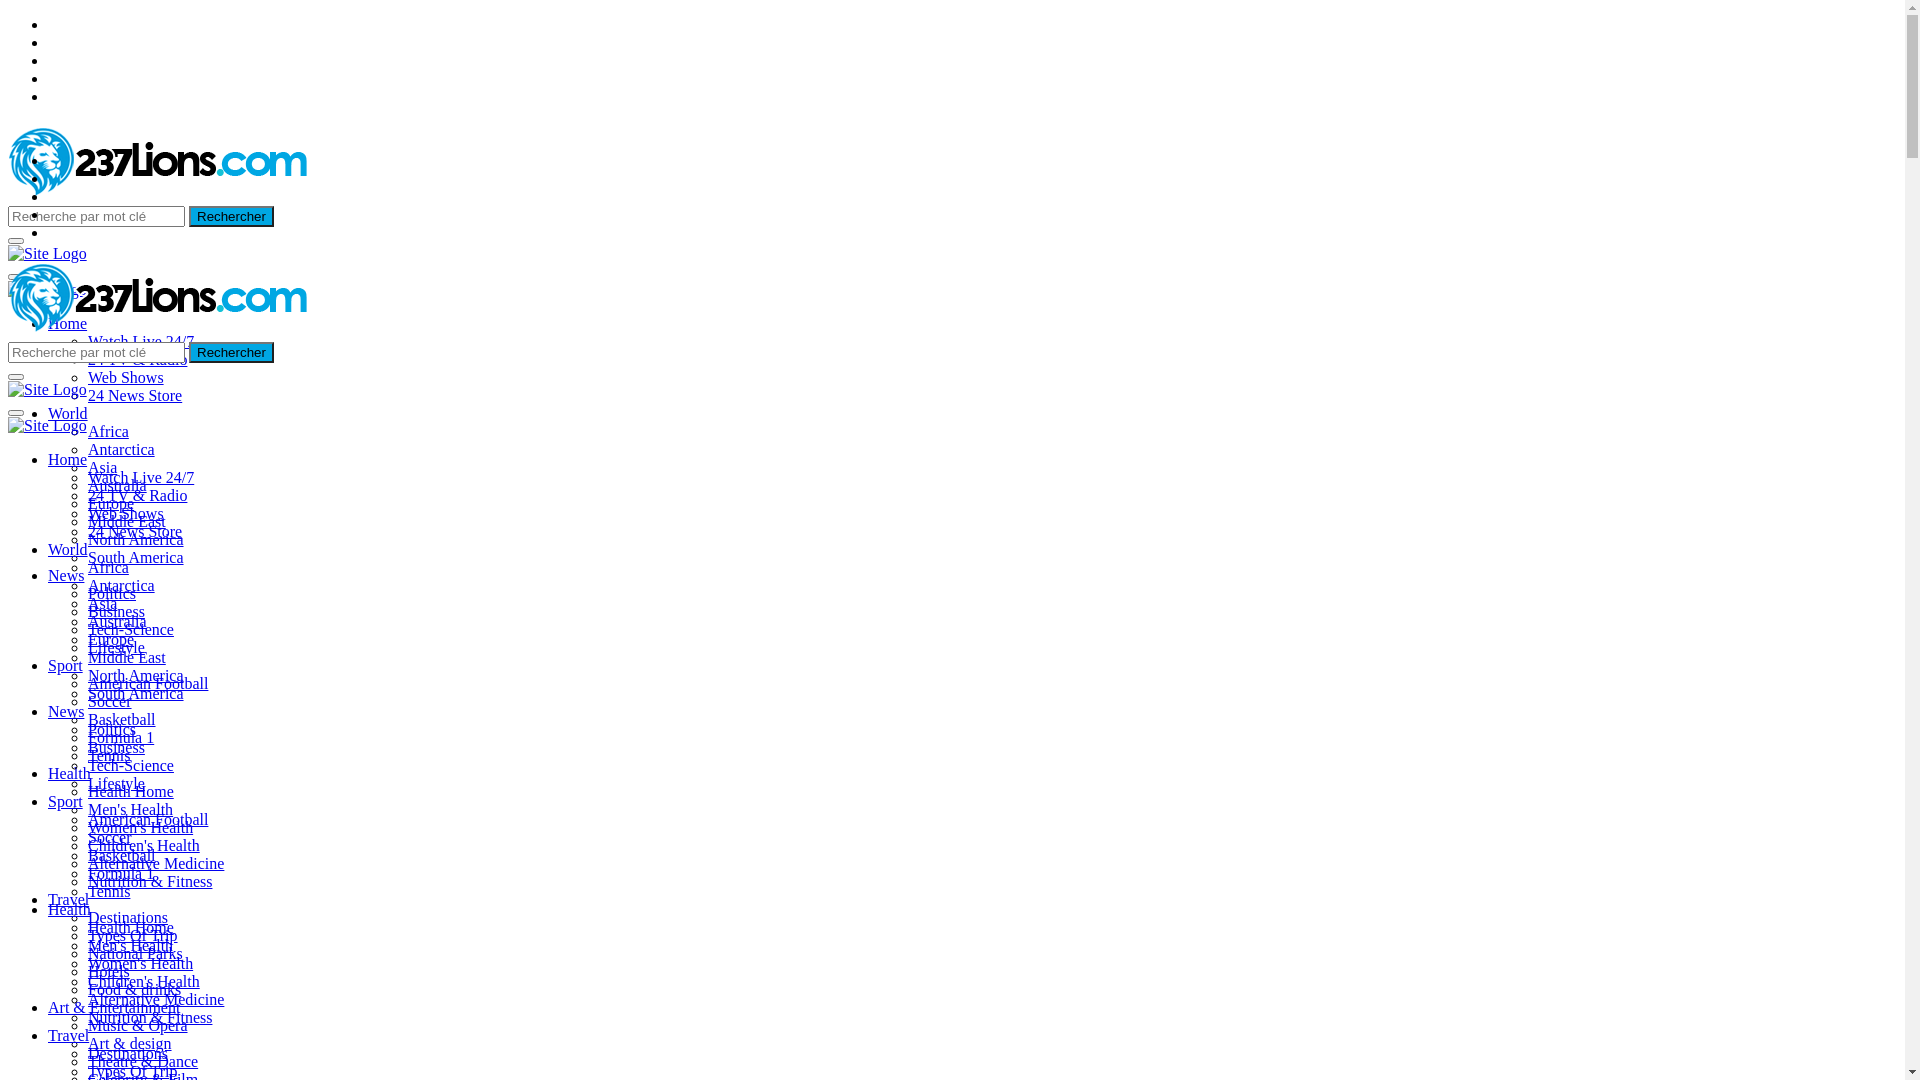  I want to click on 'Children's Health', so click(86, 845).